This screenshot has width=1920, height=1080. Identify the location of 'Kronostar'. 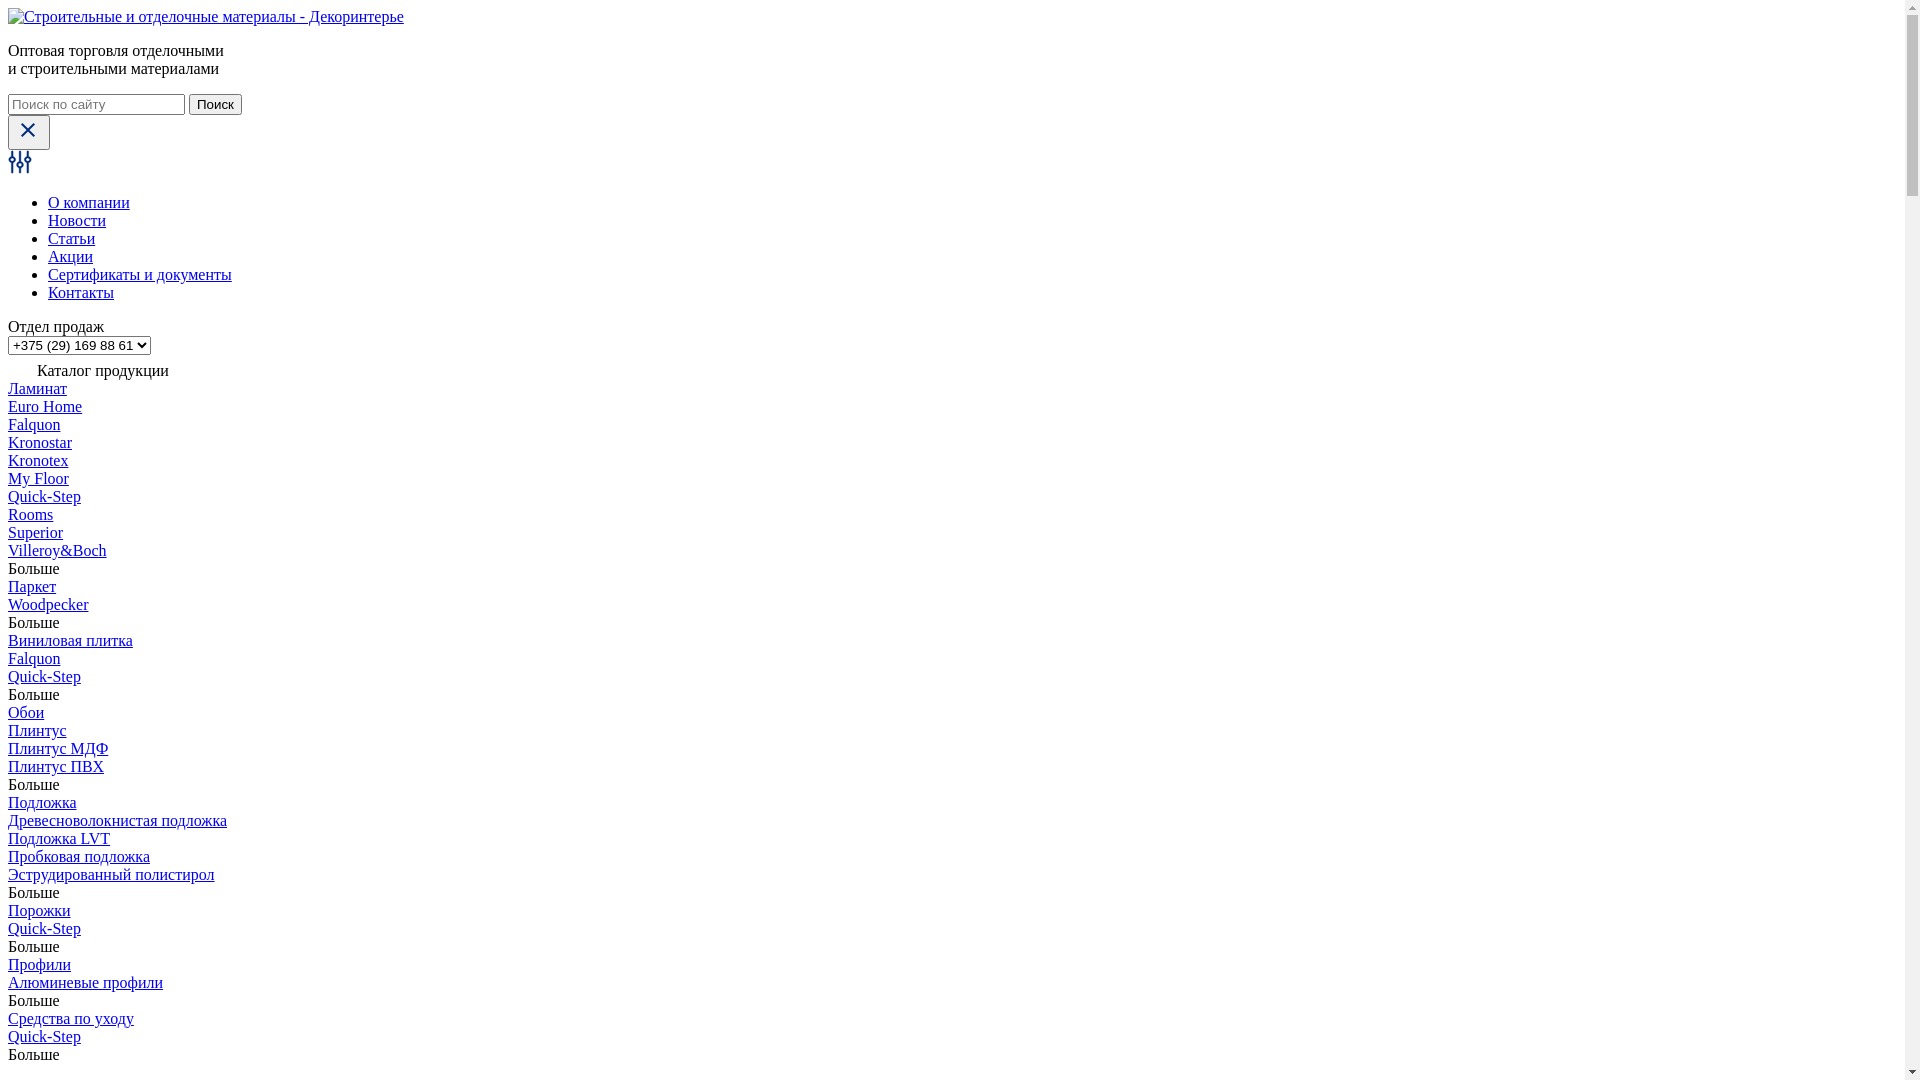
(8, 441).